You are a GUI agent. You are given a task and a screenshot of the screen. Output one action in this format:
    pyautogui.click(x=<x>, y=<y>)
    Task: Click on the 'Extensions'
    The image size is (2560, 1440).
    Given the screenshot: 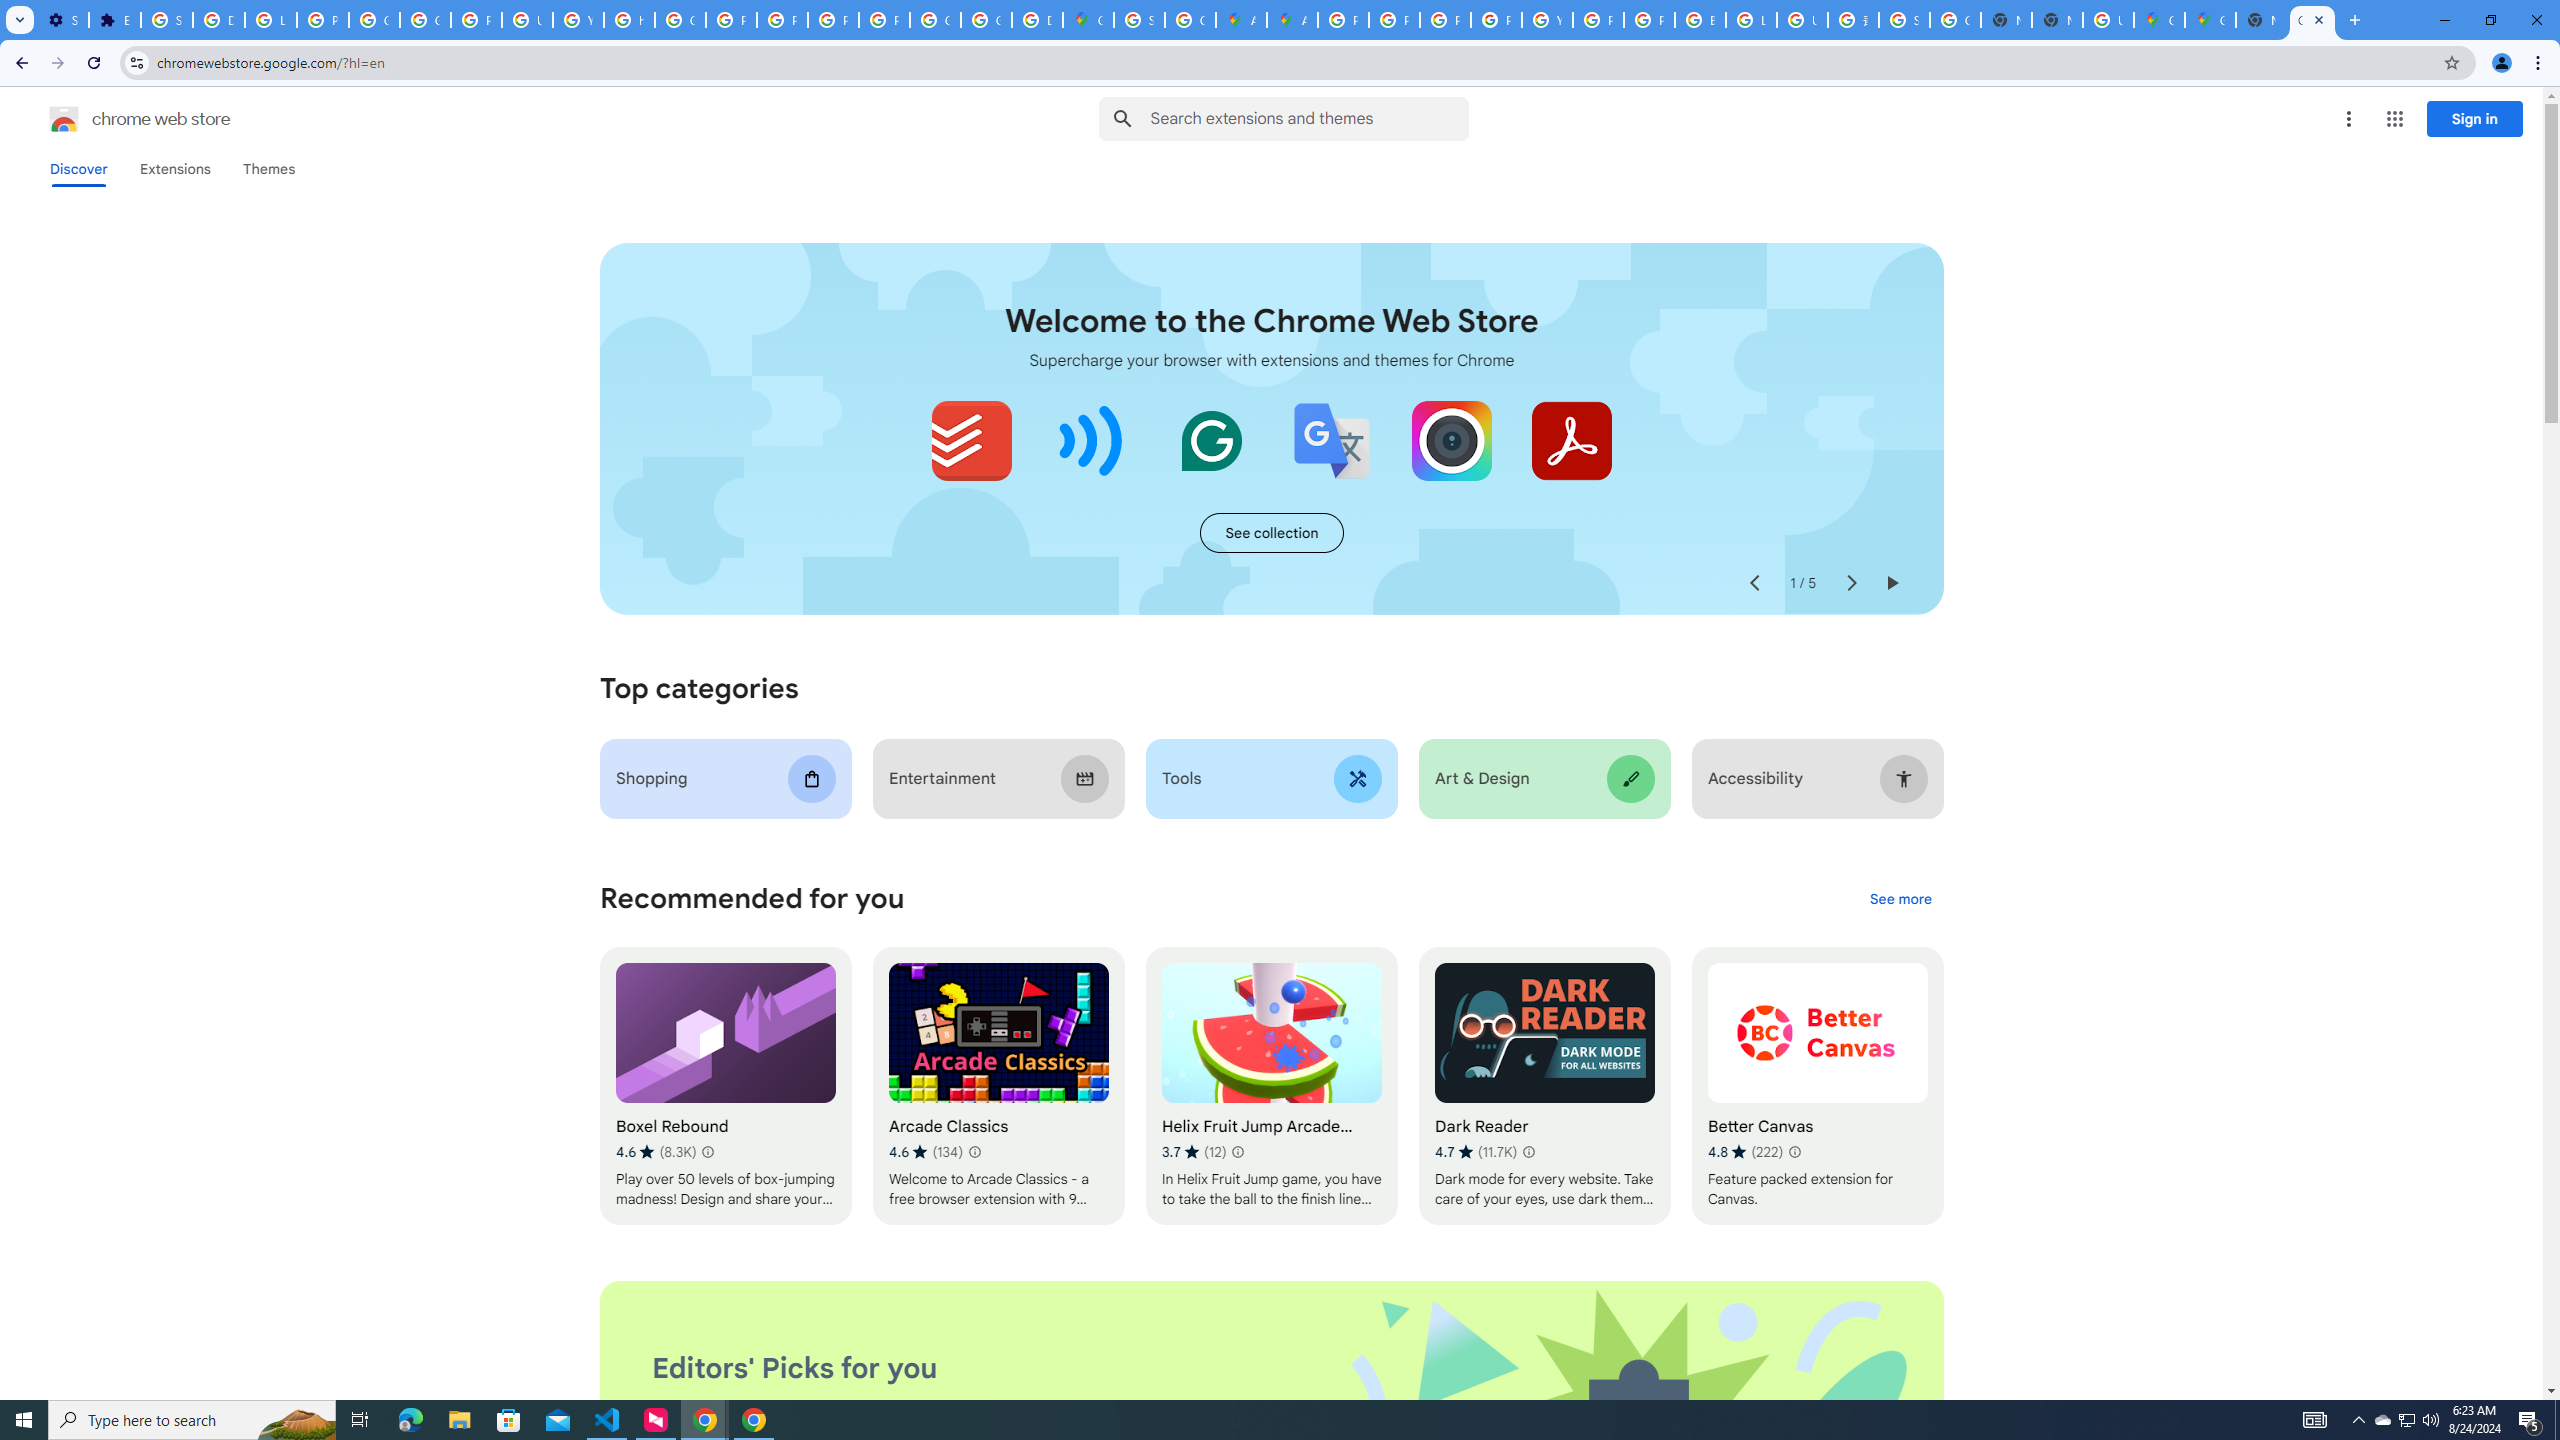 What is the action you would take?
    pyautogui.click(x=175, y=168)
    